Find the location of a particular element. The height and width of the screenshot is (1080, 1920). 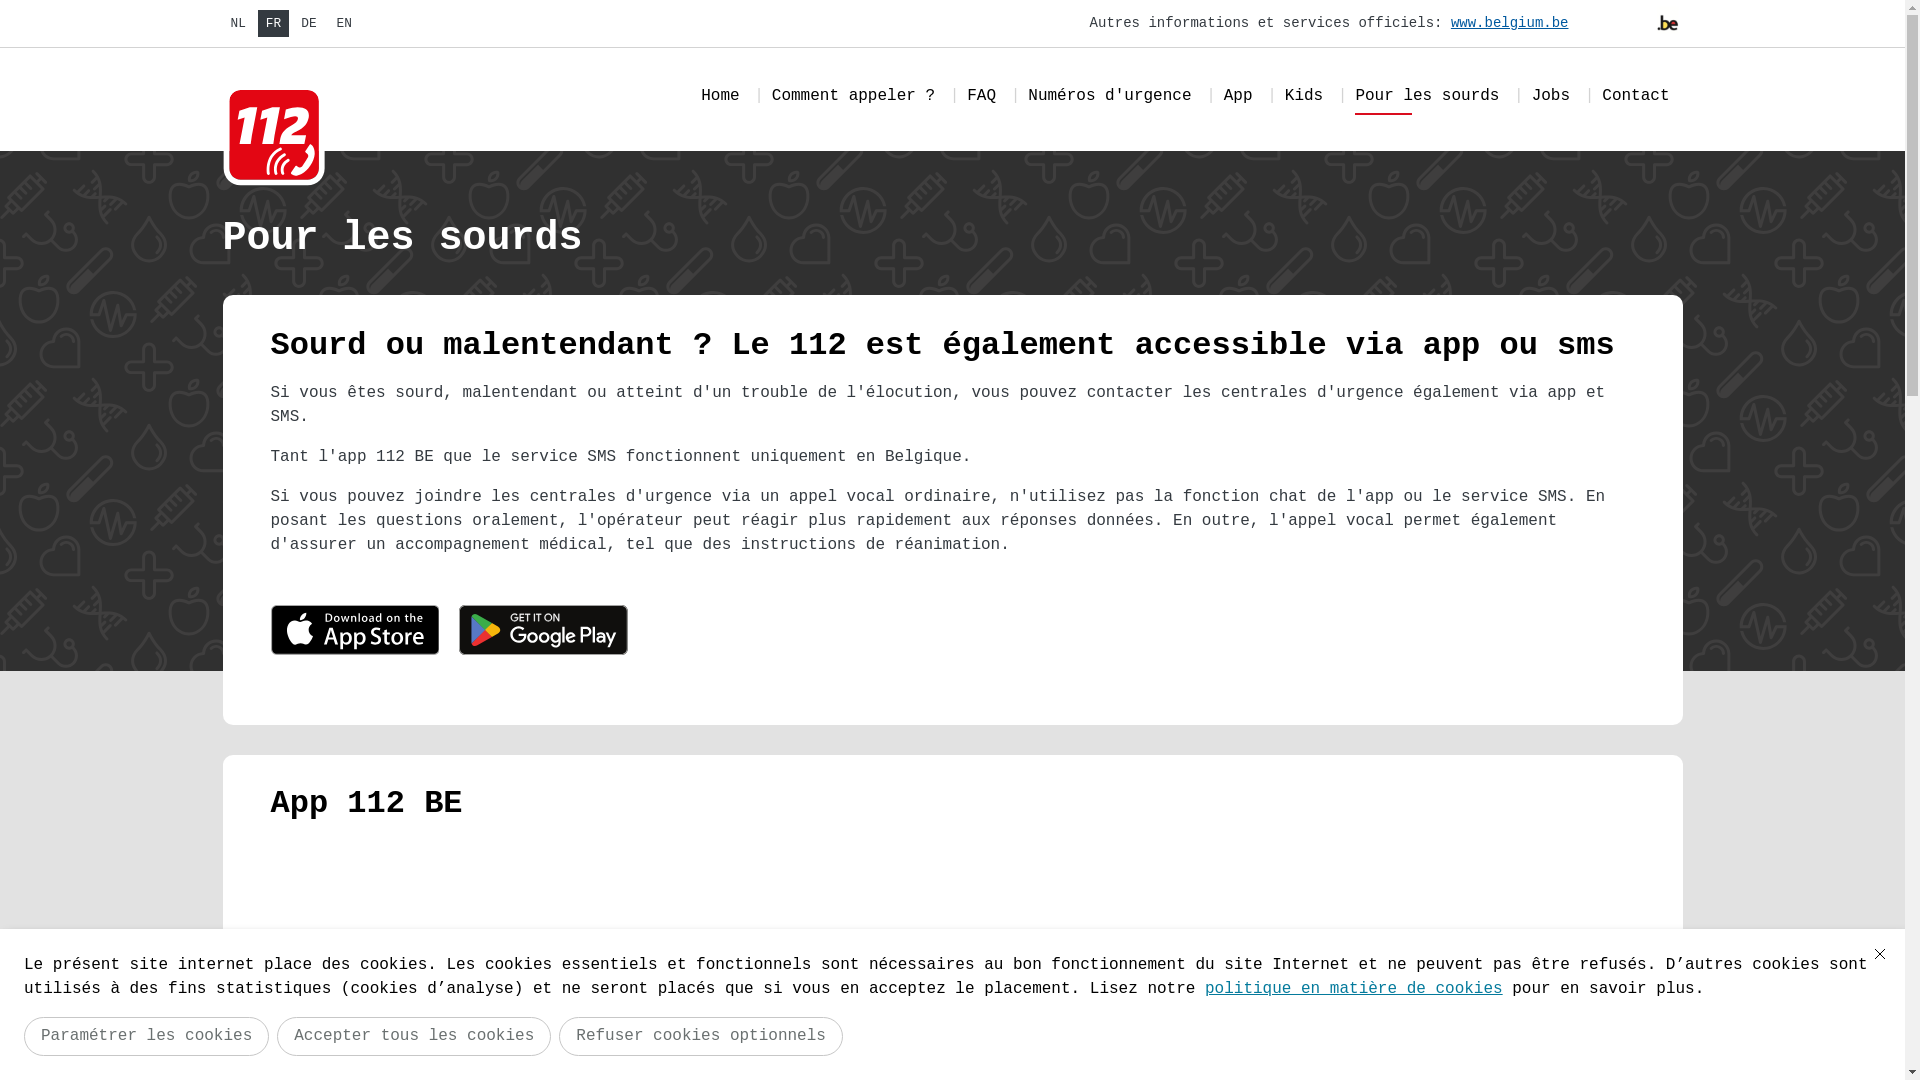

'Fermer' is located at coordinates (1879, 952).